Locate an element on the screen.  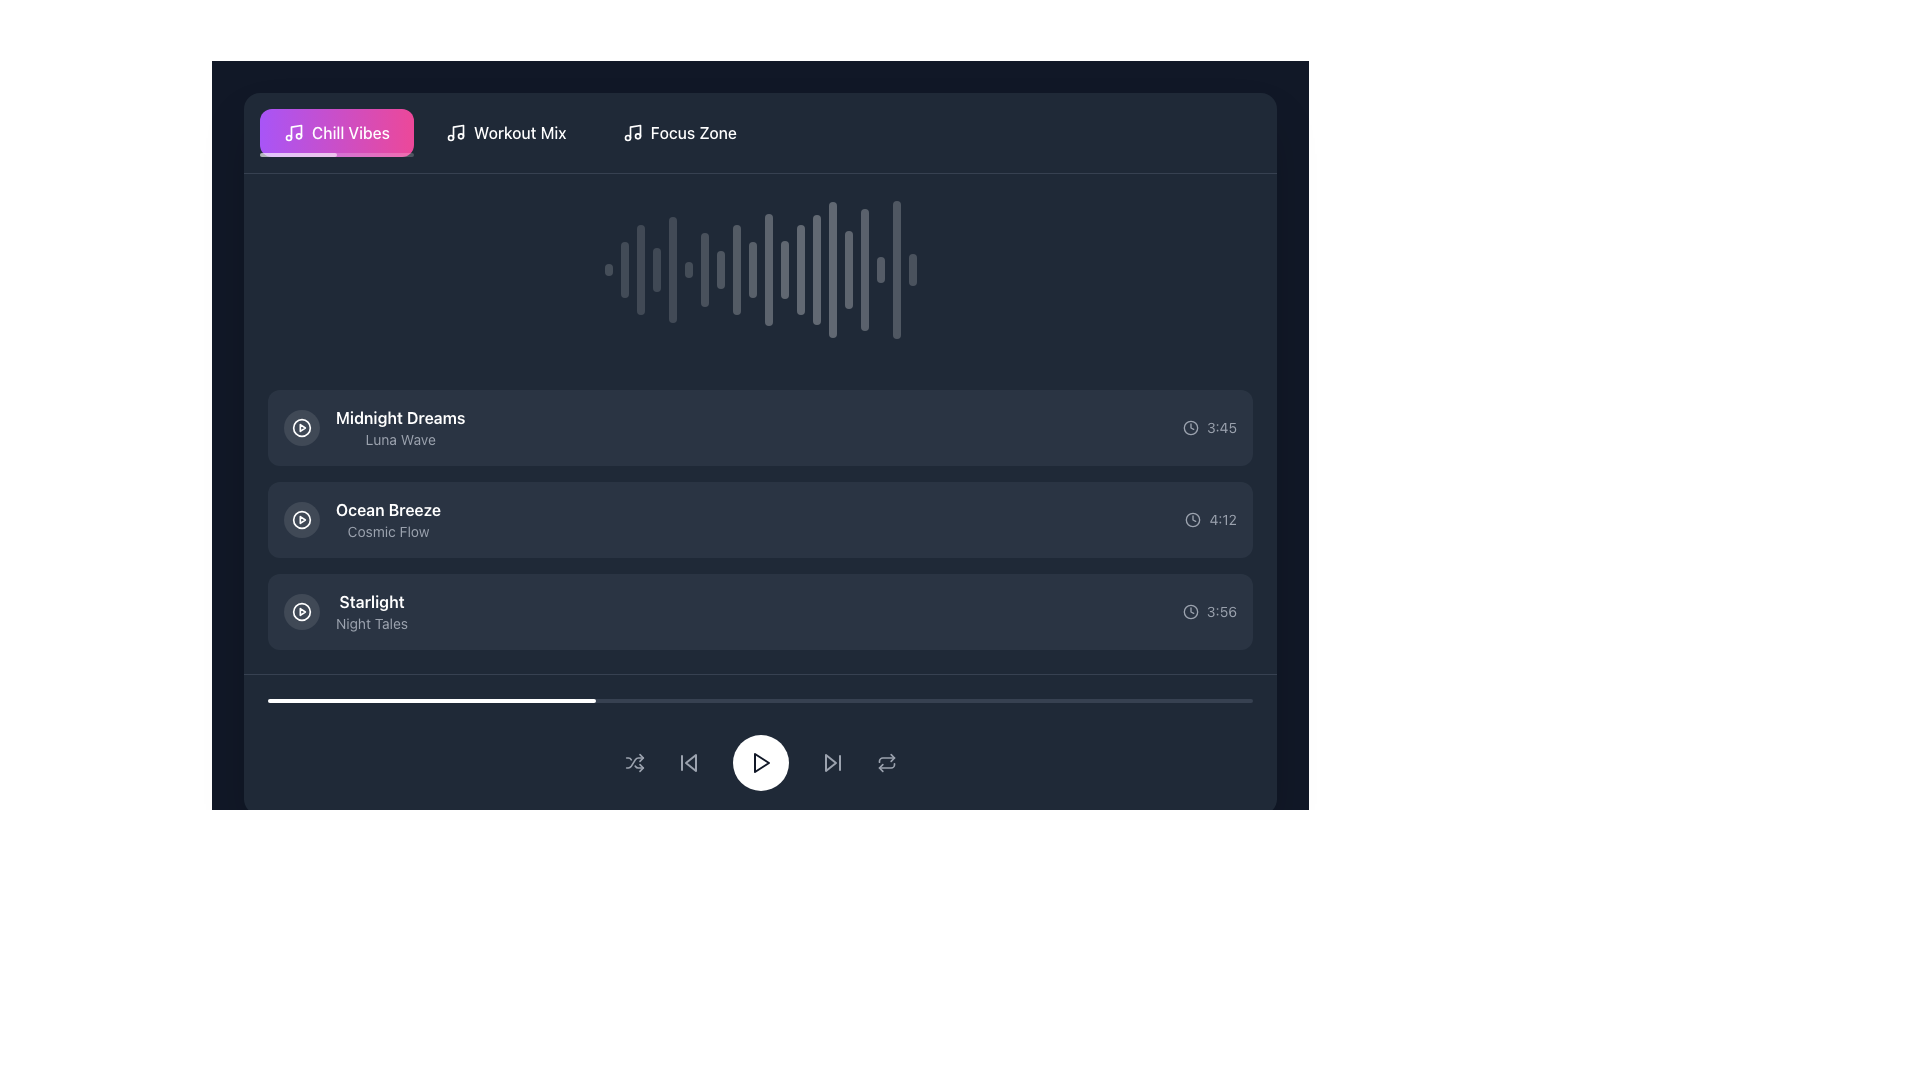
the triangular 'Play' icon located at the center of the bottom control panel is located at coordinates (760, 763).